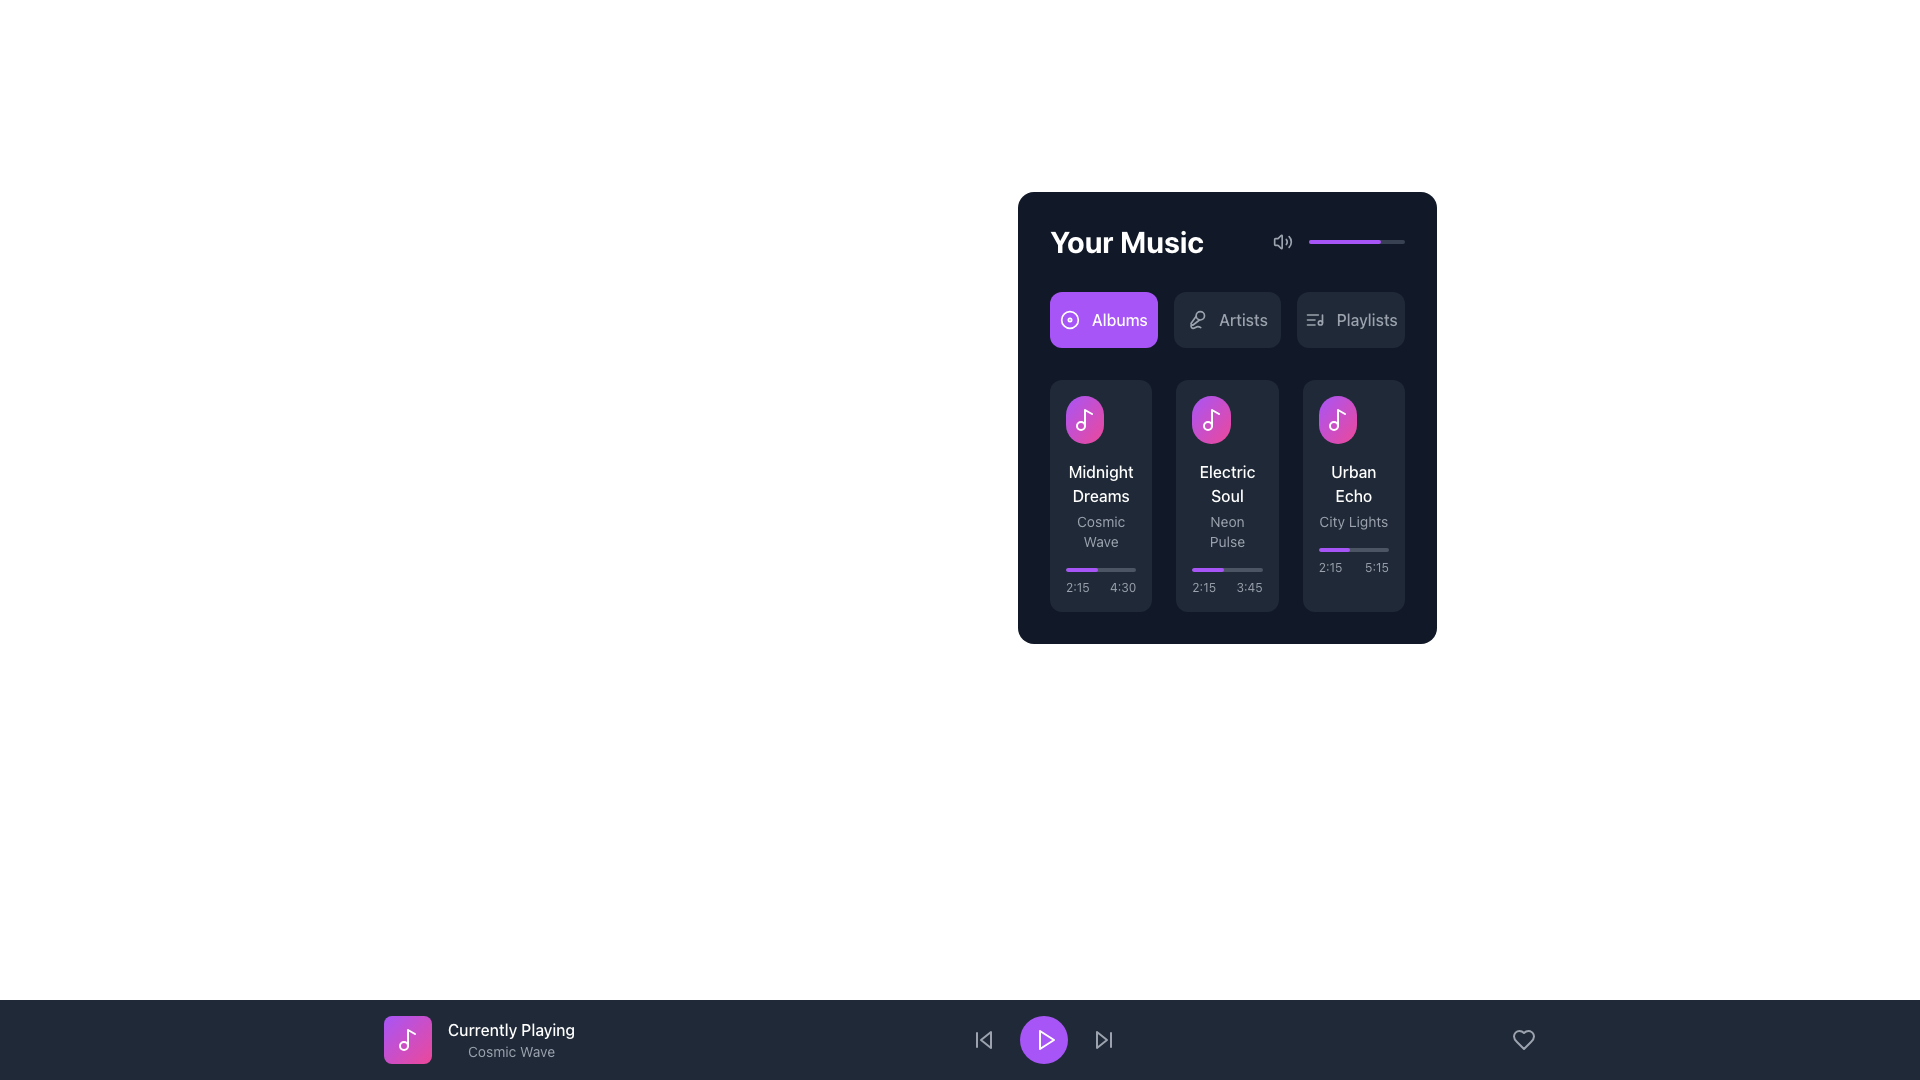 Image resolution: width=1920 pixels, height=1080 pixels. What do you see at coordinates (1353, 520) in the screenshot?
I see `the static text that serves as a subtitle or secondary description, located directly below the 'Urban Echo' title in the bottom-middle section of the third music item card` at bounding box center [1353, 520].